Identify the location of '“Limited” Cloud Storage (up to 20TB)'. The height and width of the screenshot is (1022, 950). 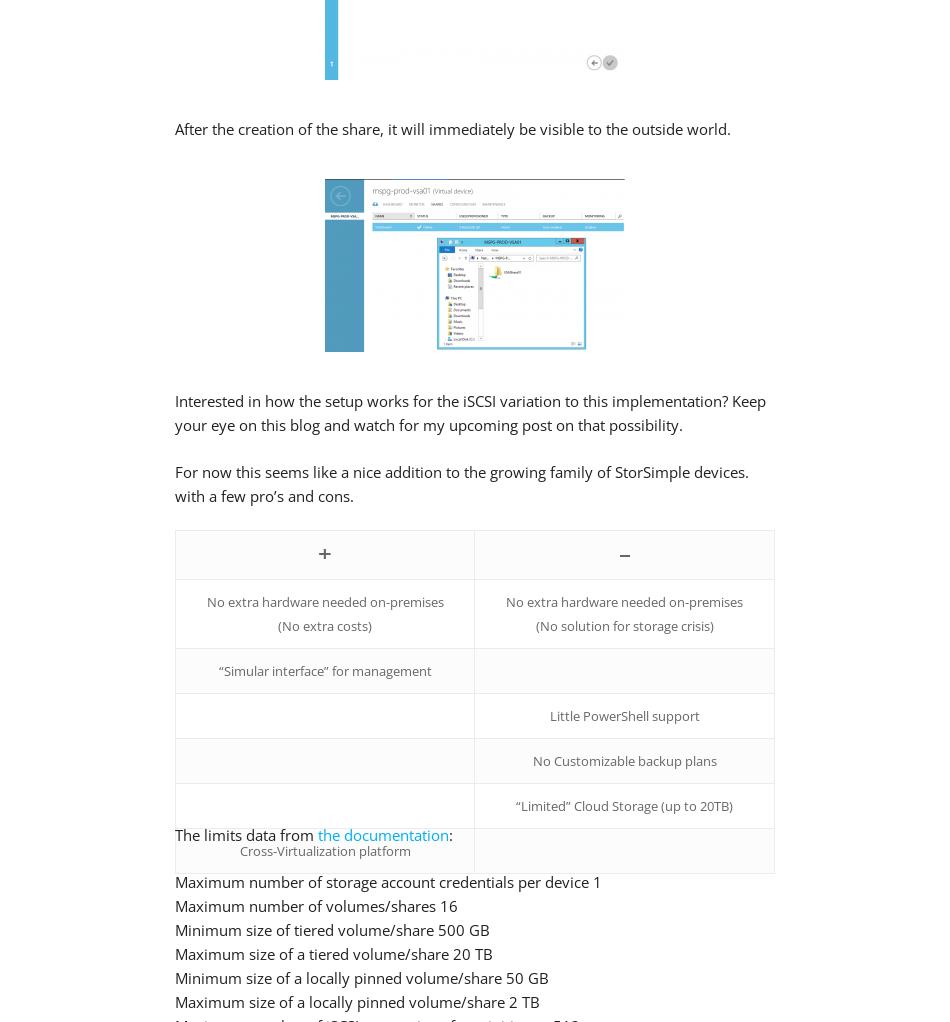
(624, 804).